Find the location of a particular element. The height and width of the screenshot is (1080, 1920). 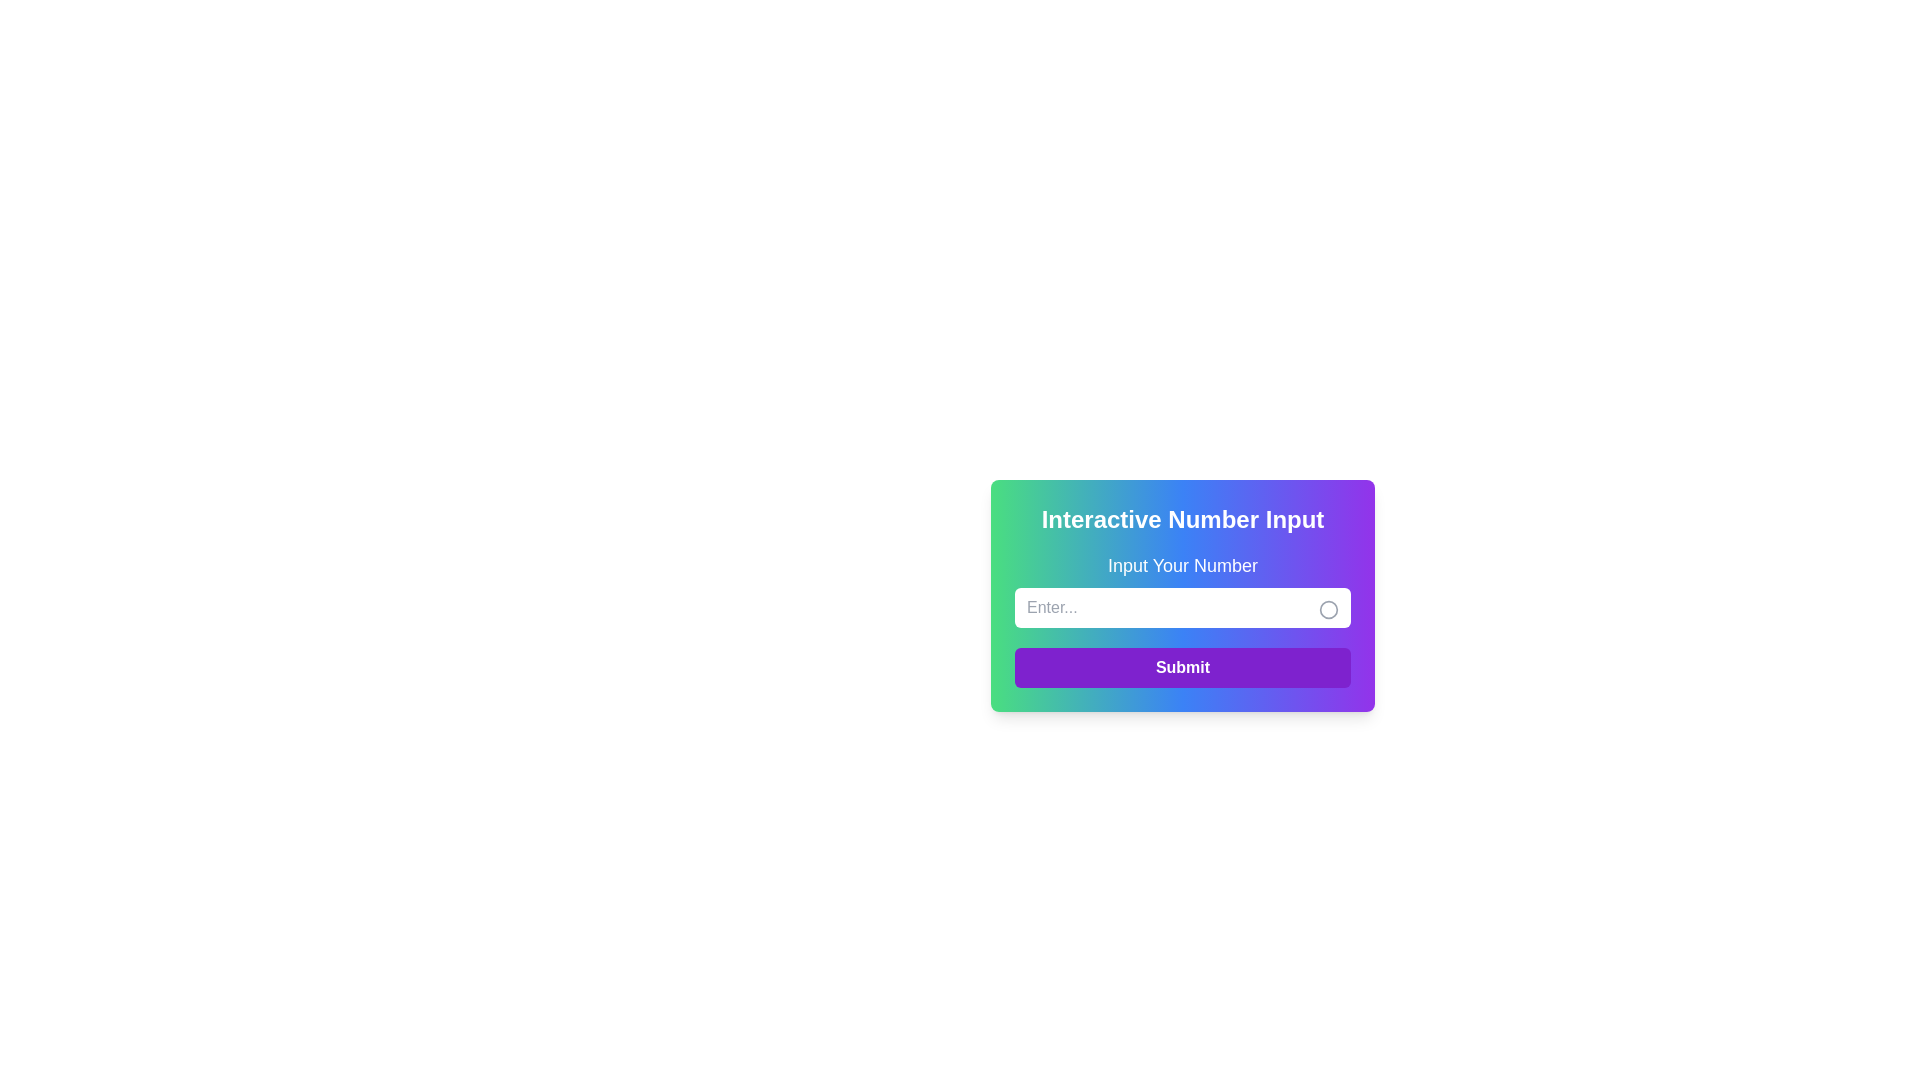

the submit button located at the bottom center of the gradient card is located at coordinates (1182, 667).